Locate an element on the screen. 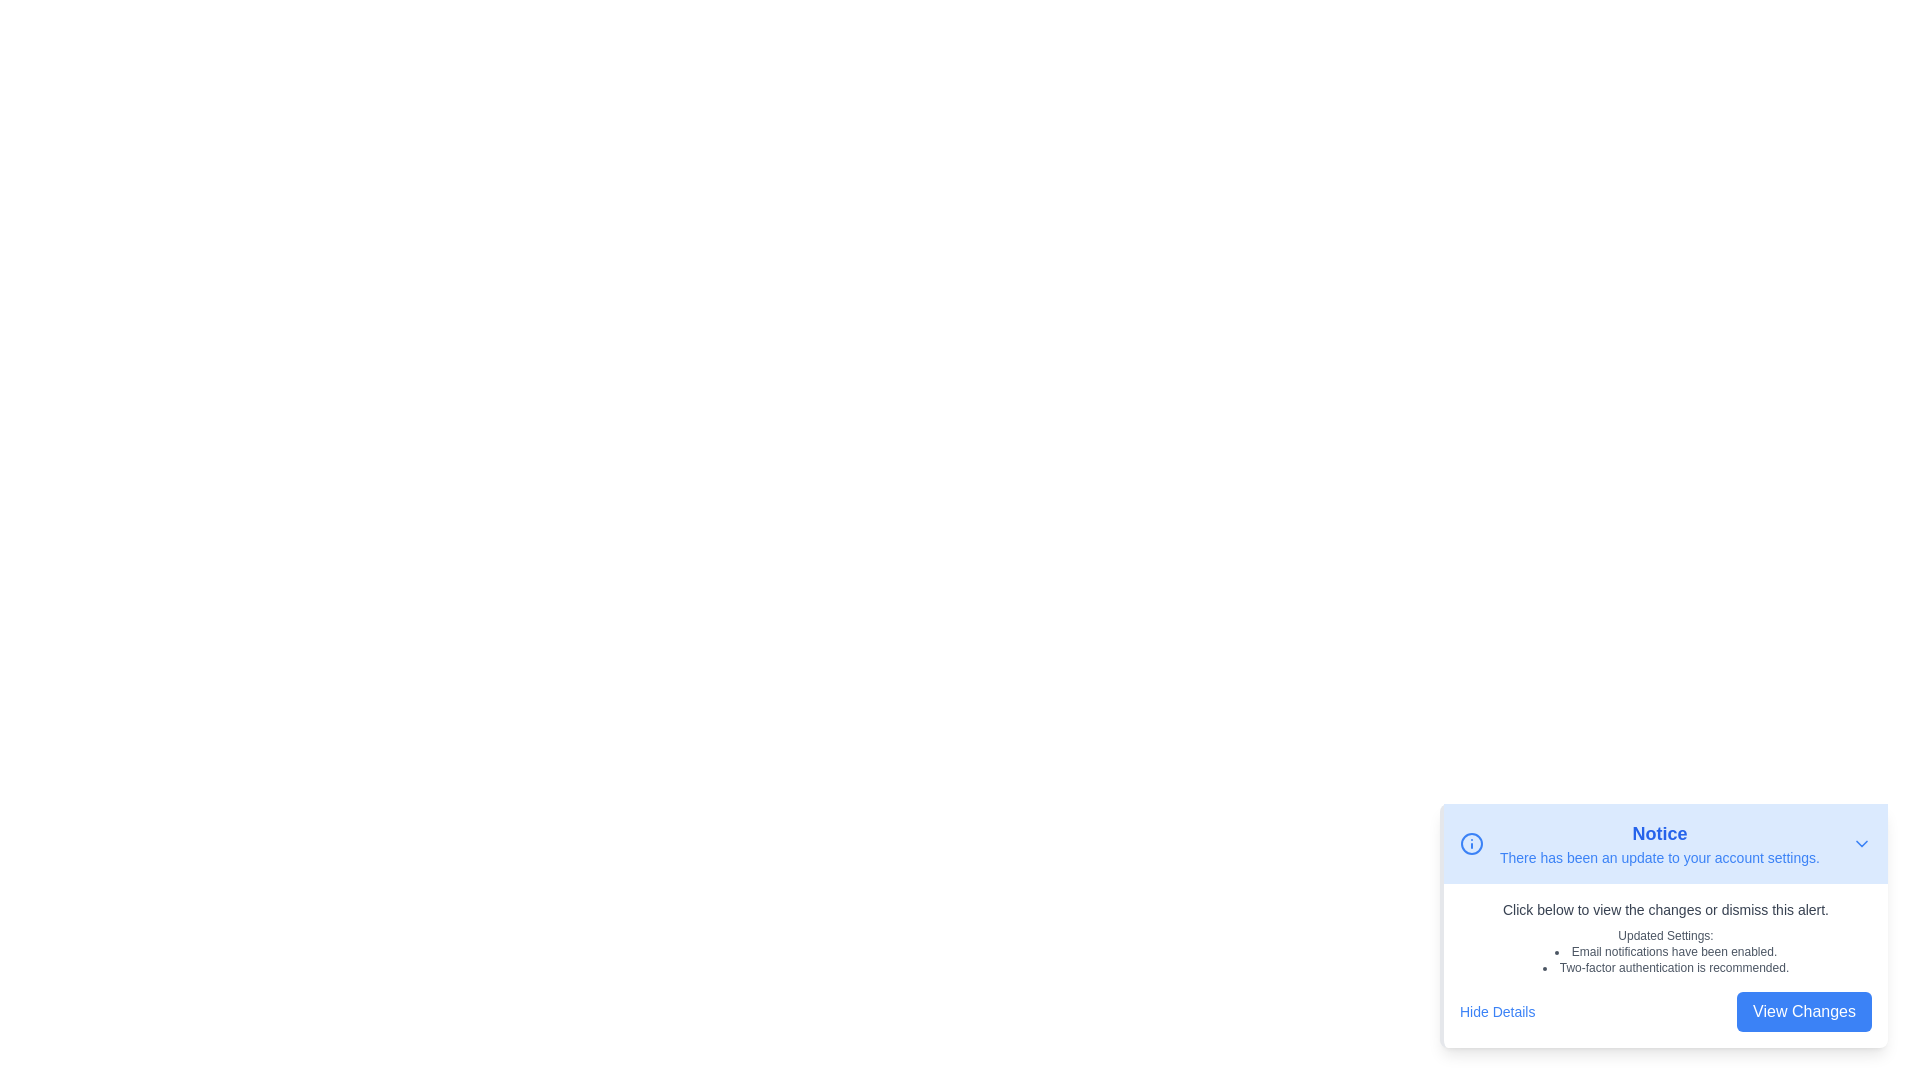 This screenshot has width=1920, height=1080. the second bullet point in the context box that recommends enabling two-factor authentication is located at coordinates (1665, 967).